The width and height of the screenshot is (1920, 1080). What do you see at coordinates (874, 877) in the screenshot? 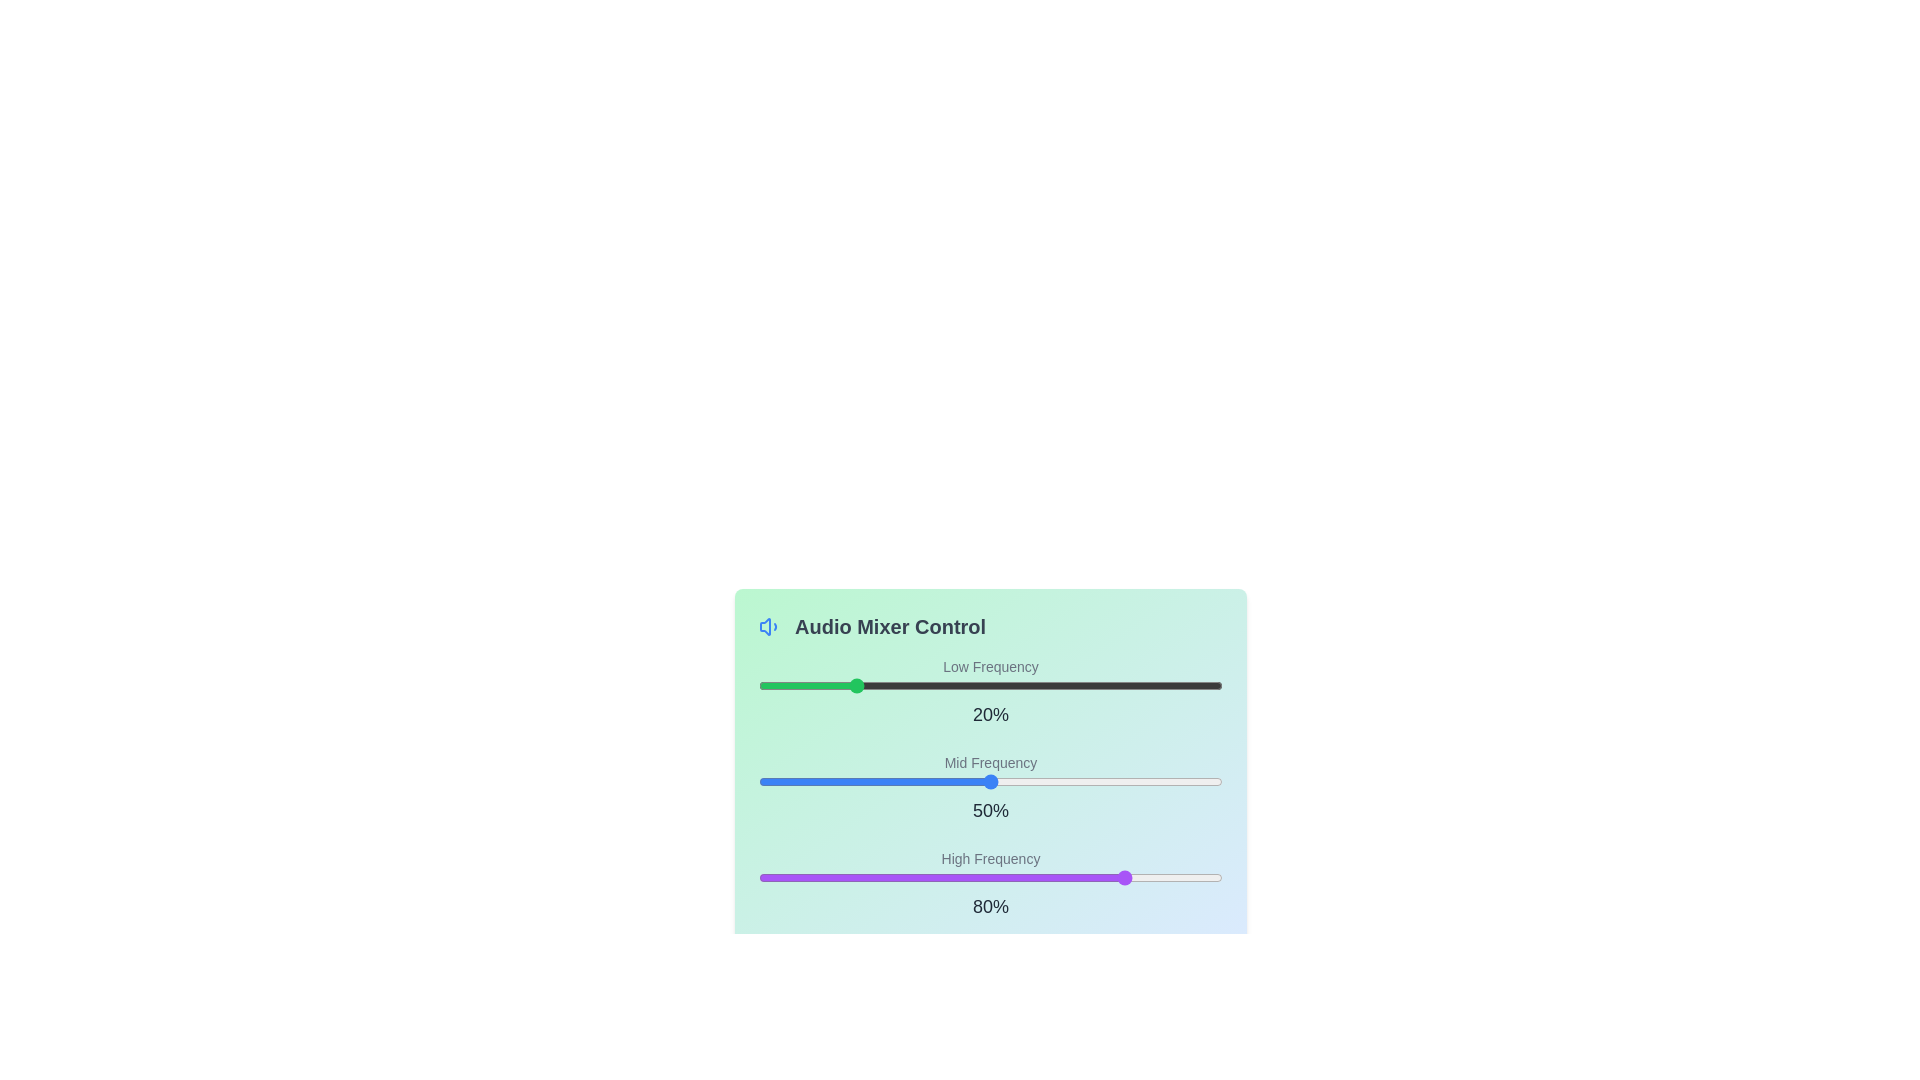
I see `the 'High Frequency' slider` at bounding box center [874, 877].